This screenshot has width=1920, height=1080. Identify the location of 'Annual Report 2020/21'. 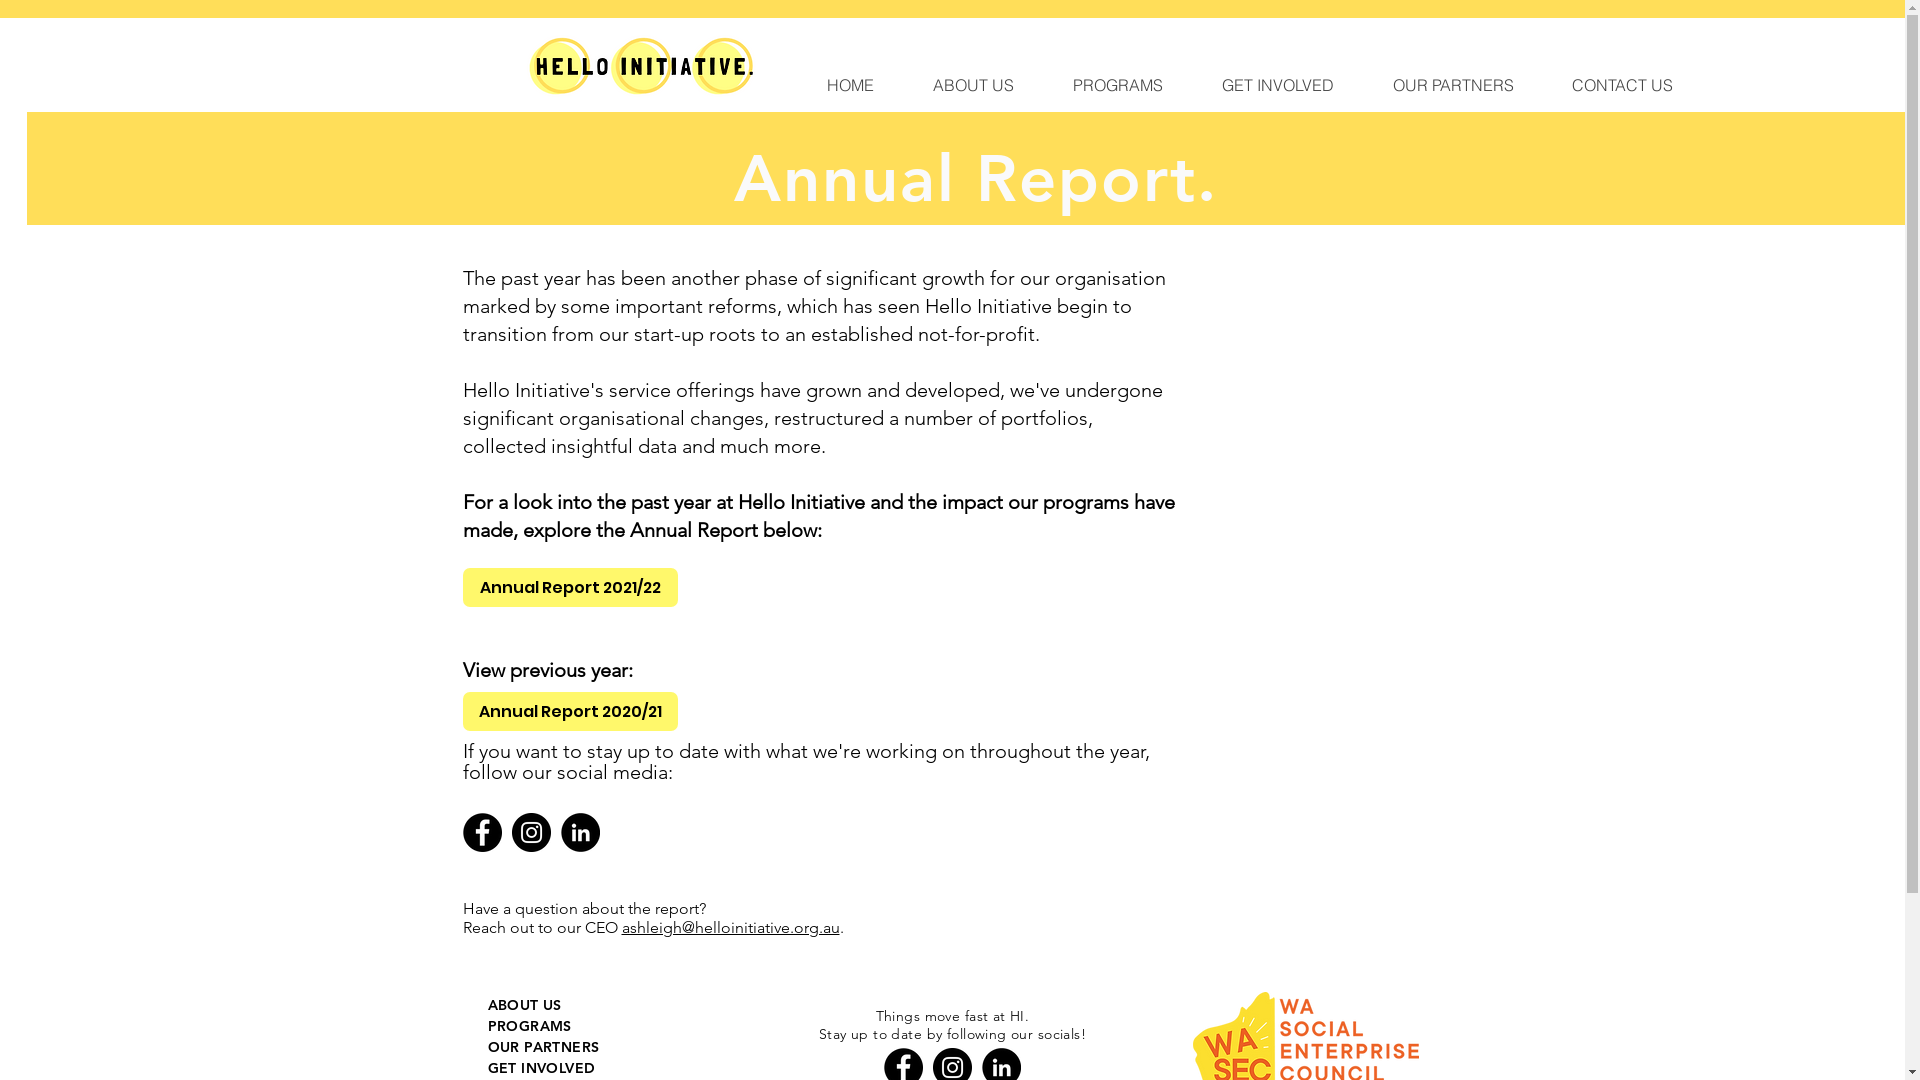
(568, 710).